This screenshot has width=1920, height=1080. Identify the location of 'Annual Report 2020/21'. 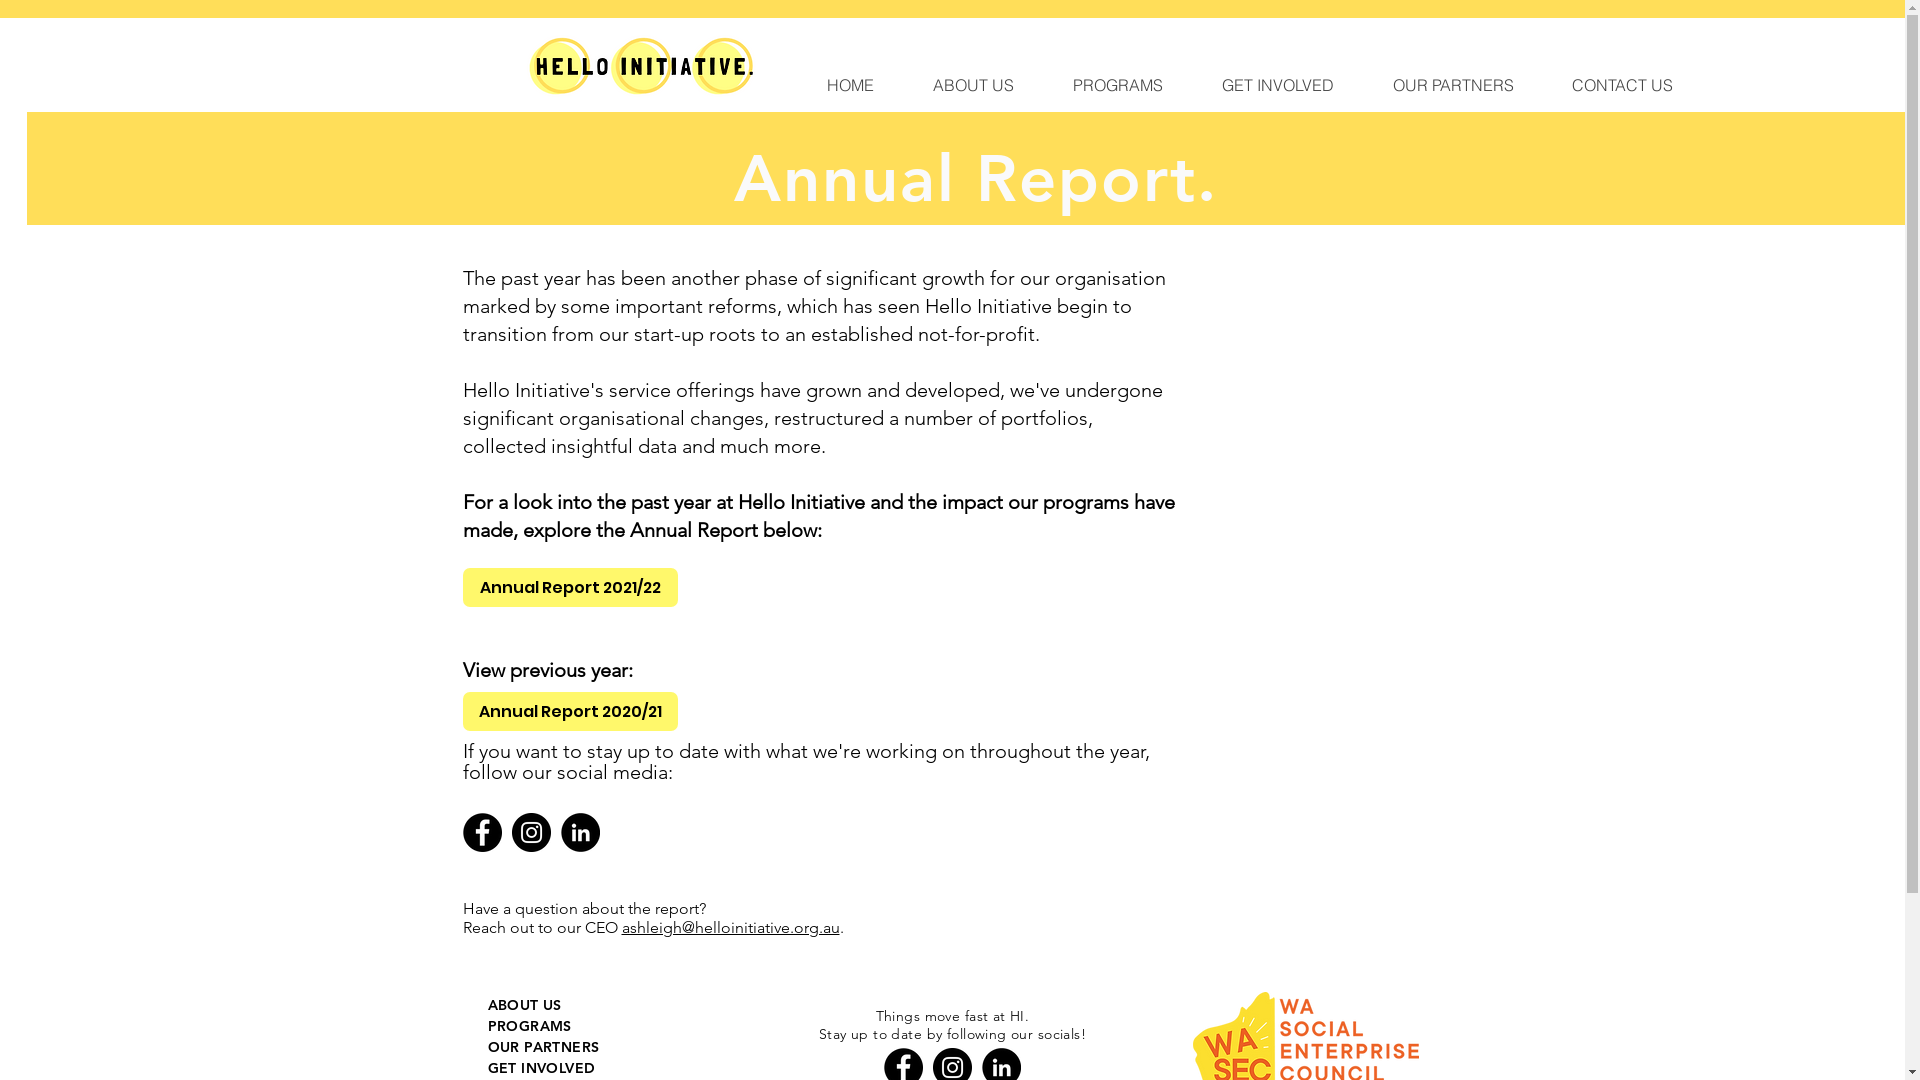
(568, 710).